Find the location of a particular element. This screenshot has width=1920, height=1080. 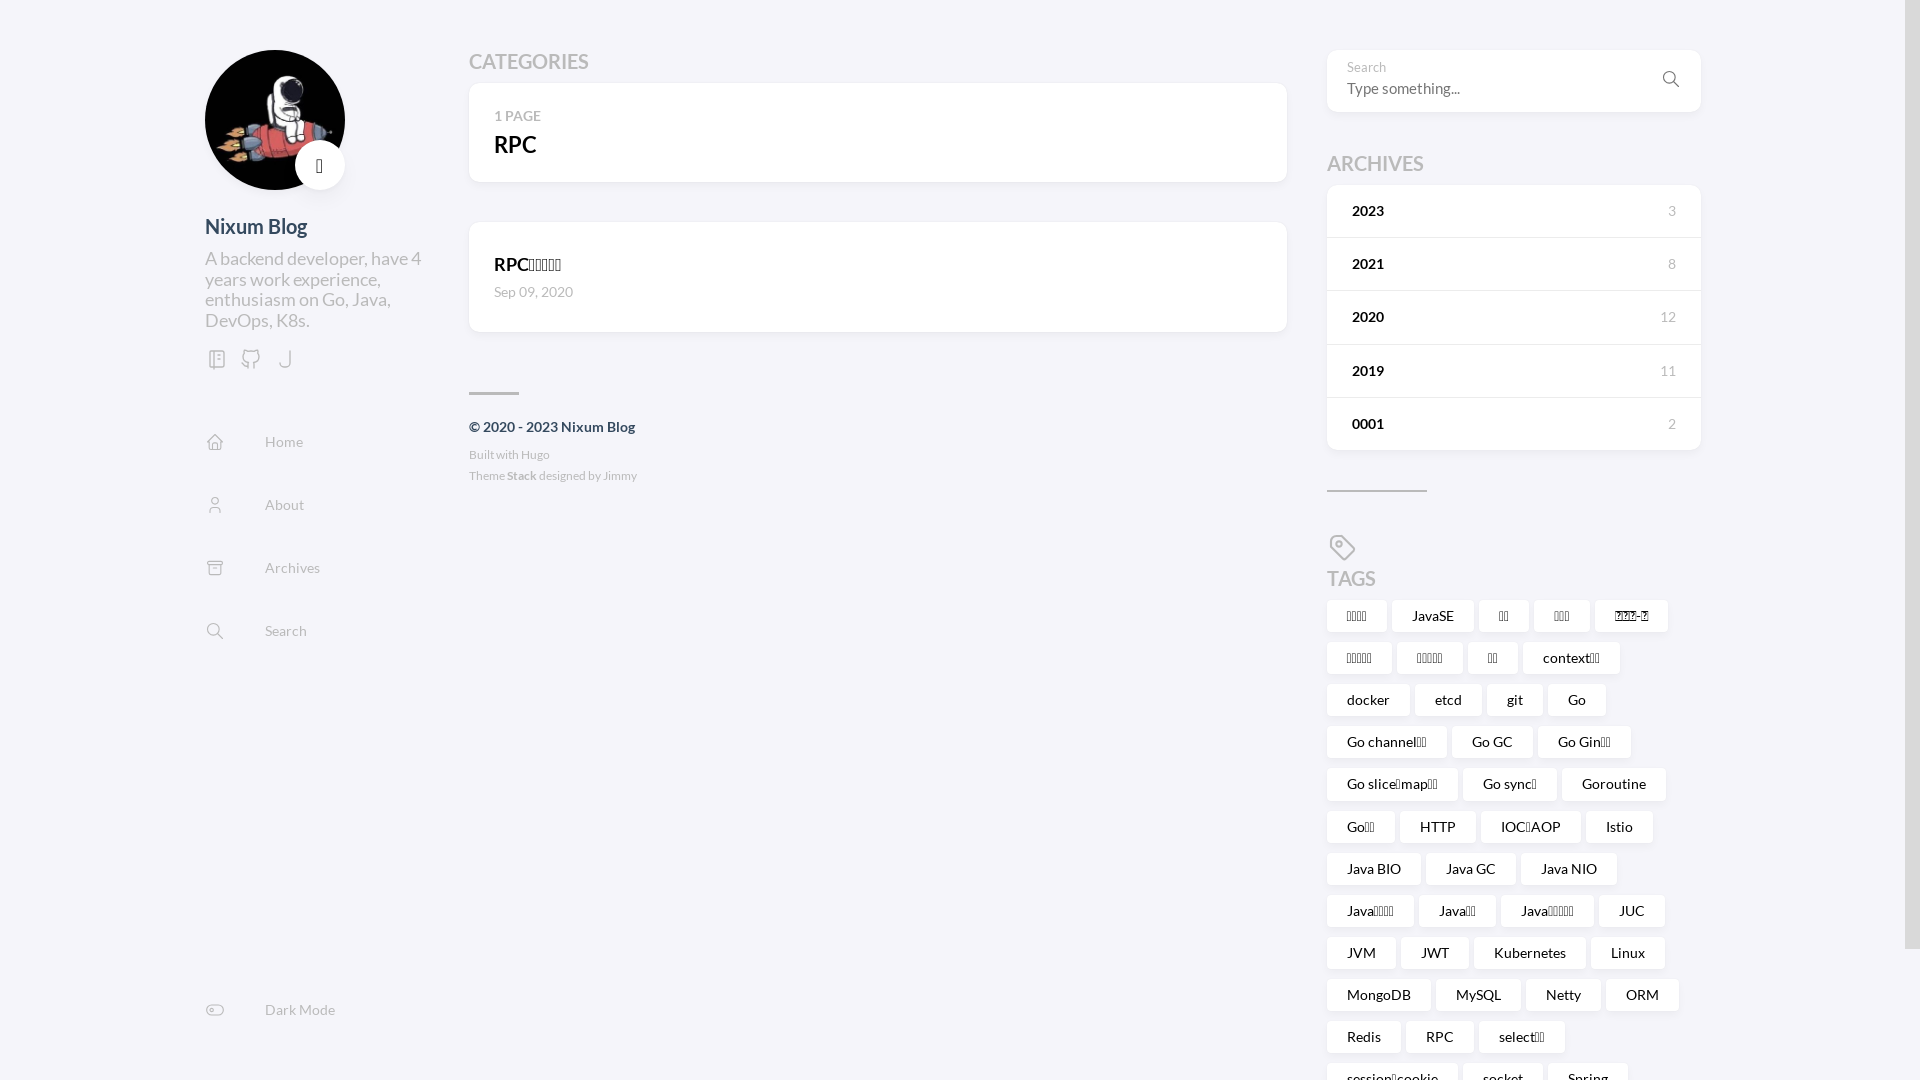

'Linux' is located at coordinates (1627, 951).